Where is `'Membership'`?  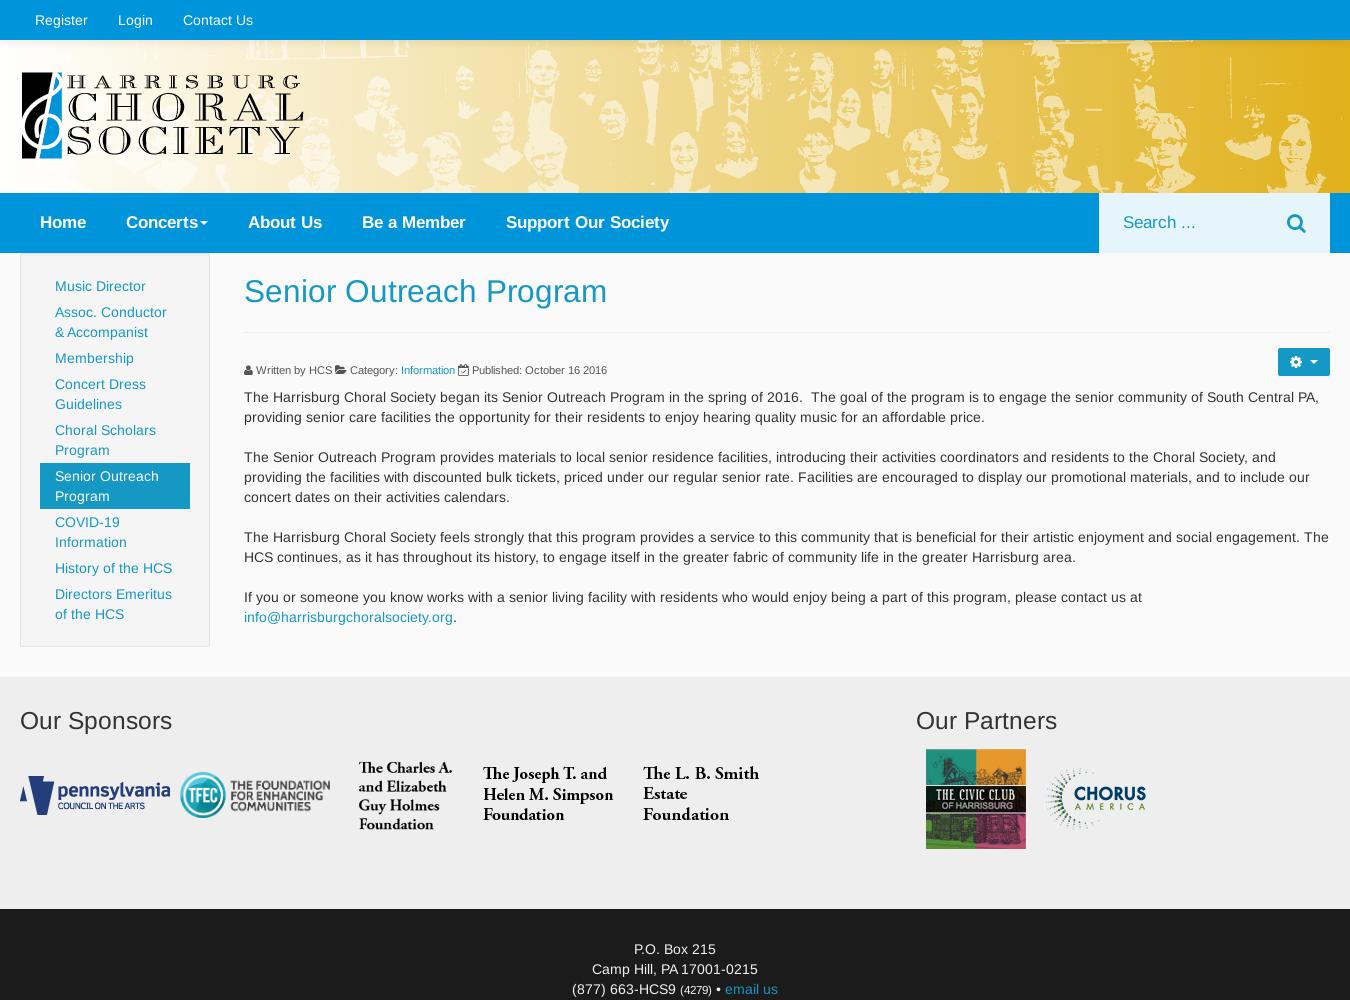 'Membership' is located at coordinates (93, 357).